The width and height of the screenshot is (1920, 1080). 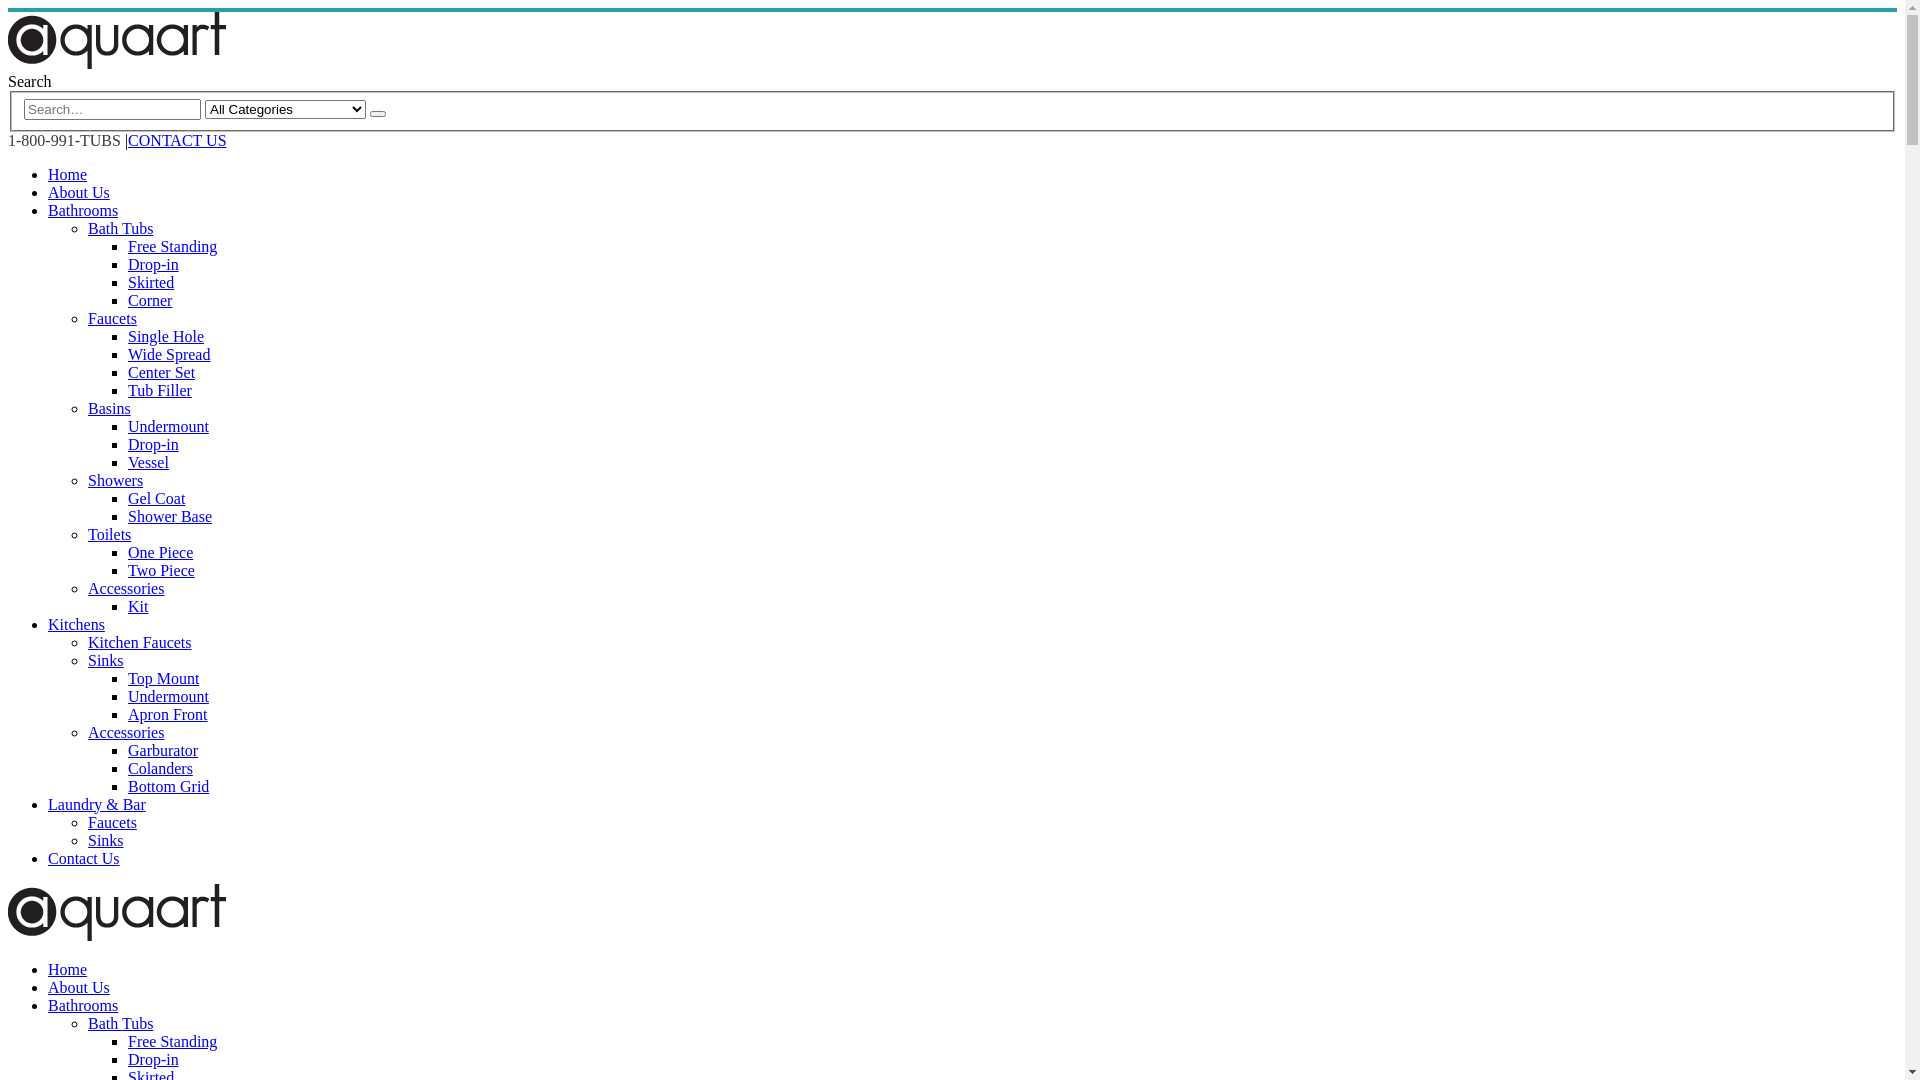 I want to click on 'Bathrooms', so click(x=81, y=1005).